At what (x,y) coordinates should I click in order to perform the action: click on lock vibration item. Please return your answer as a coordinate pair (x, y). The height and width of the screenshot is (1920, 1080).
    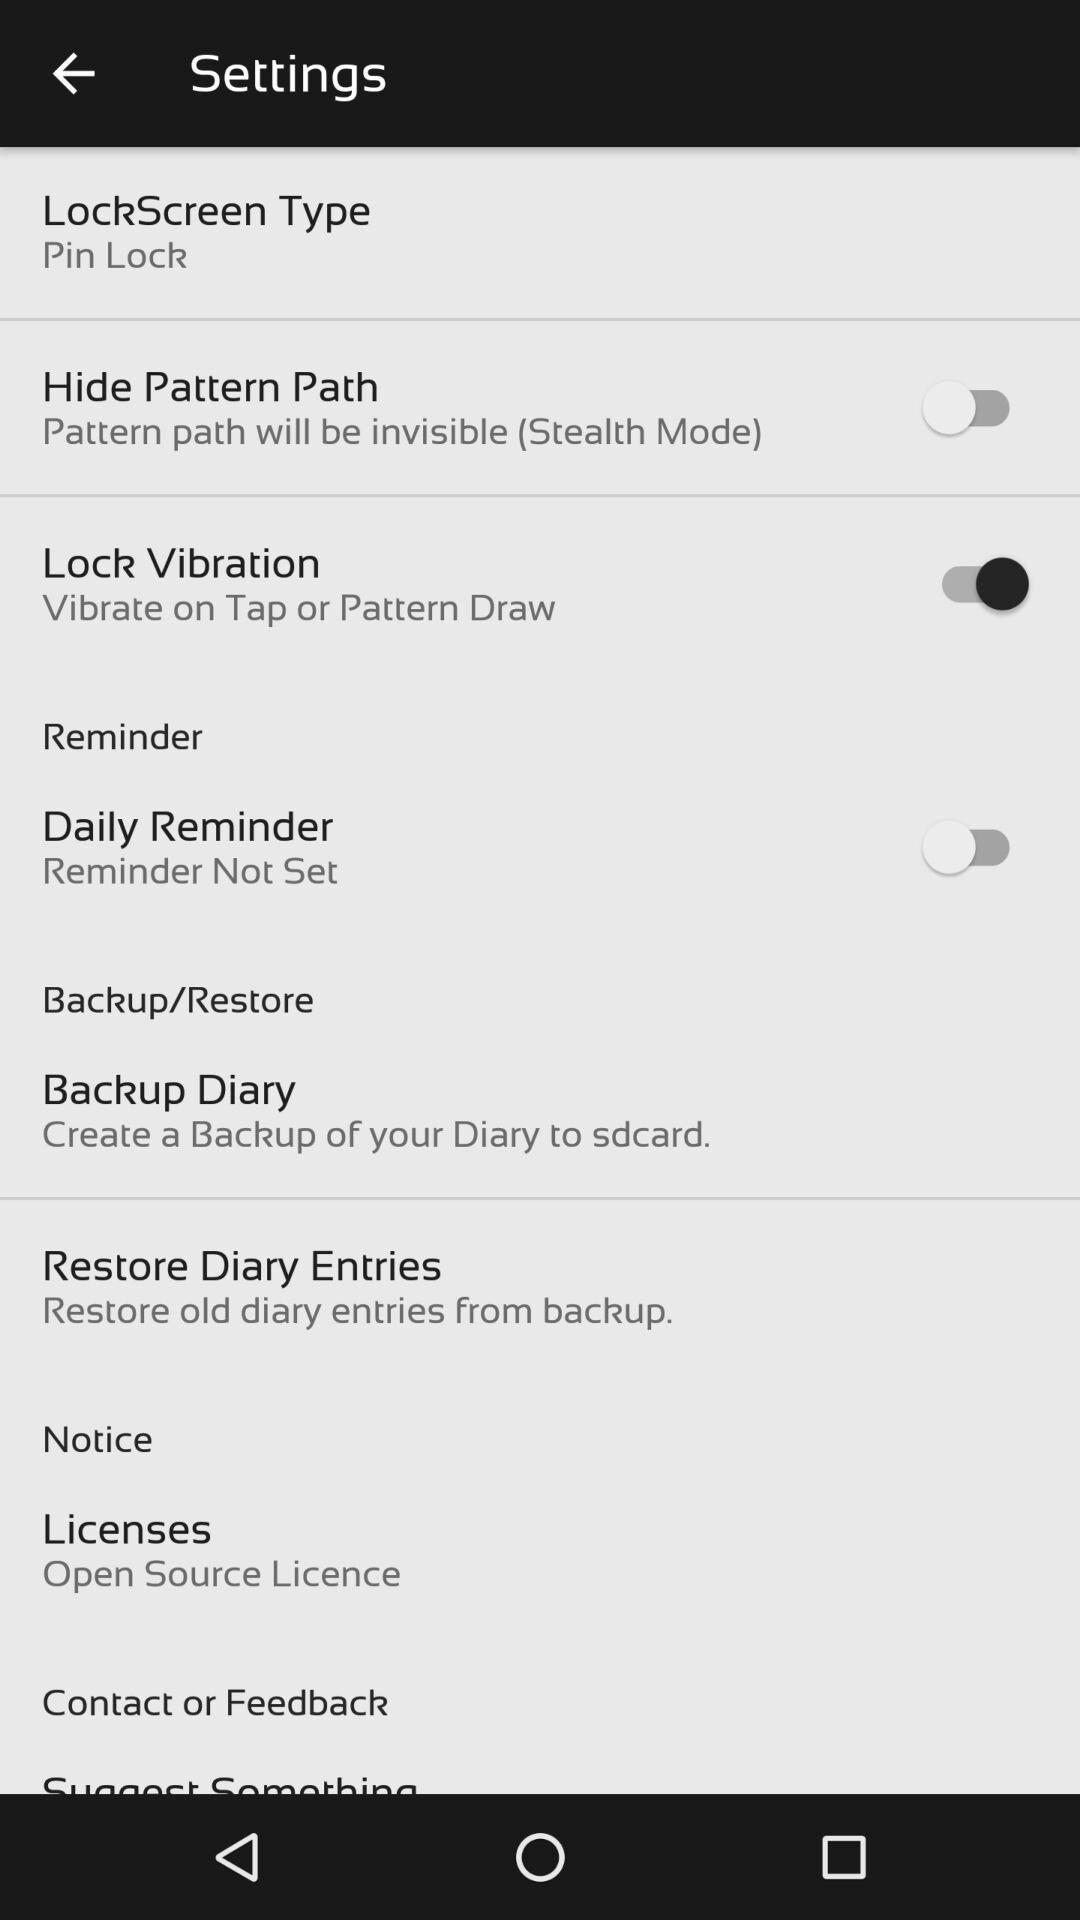
    Looking at the image, I should click on (181, 561).